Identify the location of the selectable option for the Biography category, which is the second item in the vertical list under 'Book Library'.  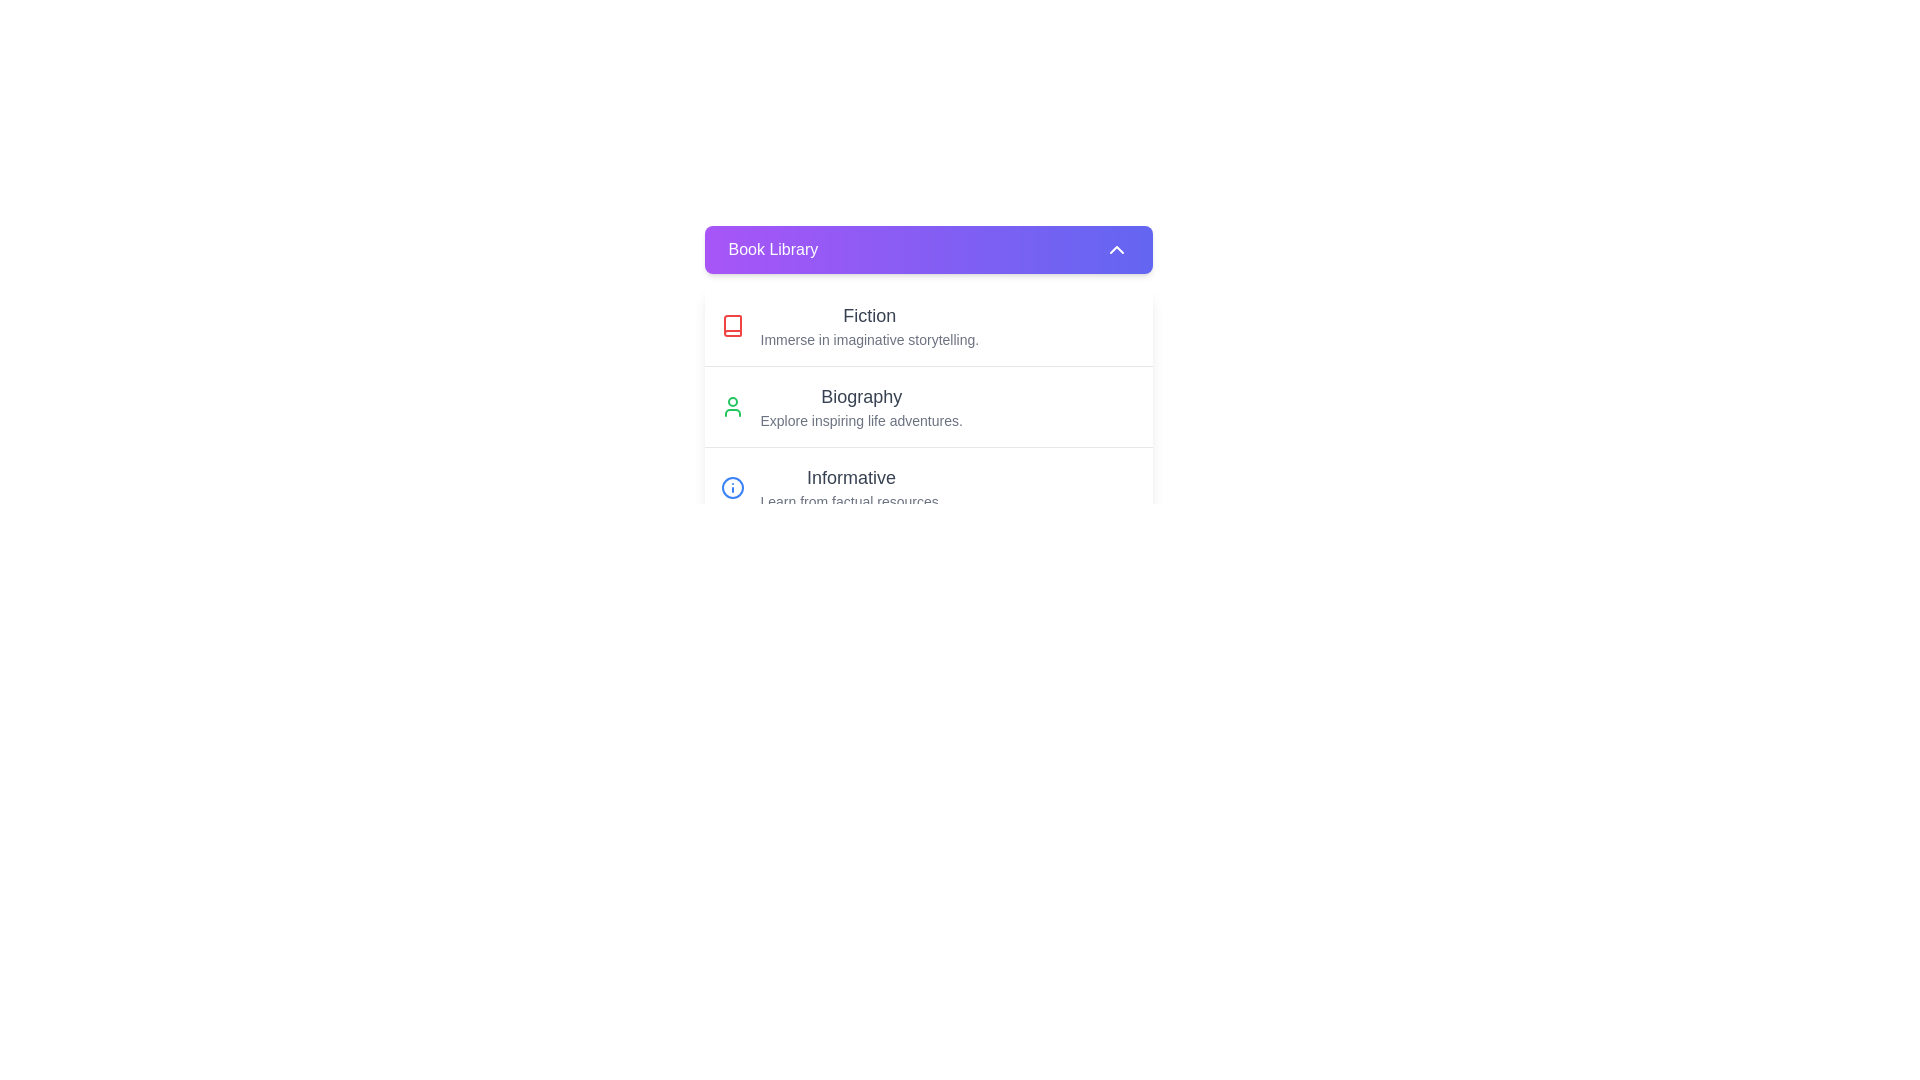
(861, 406).